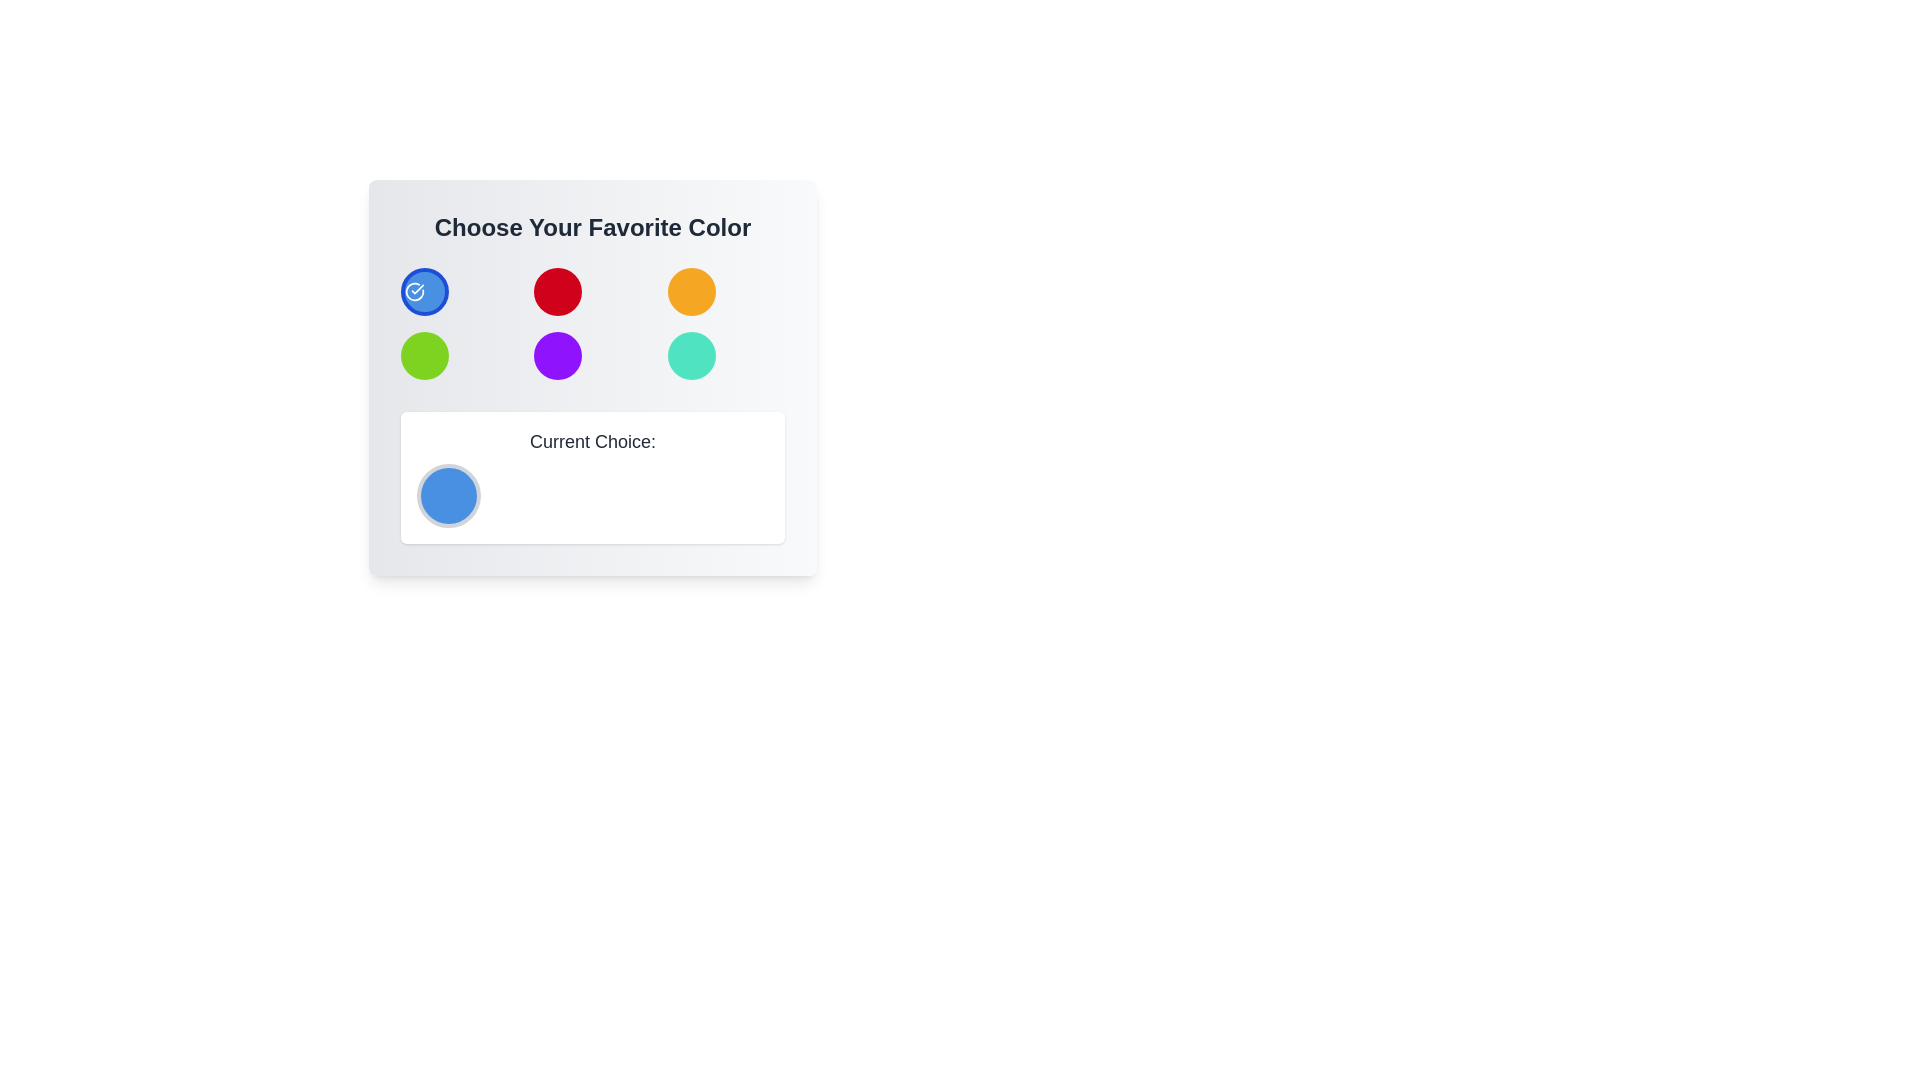 This screenshot has width=1920, height=1080. I want to click on the circular button in the 'Choose Your Favorite Color' section to enlarge it, which is the second button in the second row of a 3x3 grid, so click(558, 354).